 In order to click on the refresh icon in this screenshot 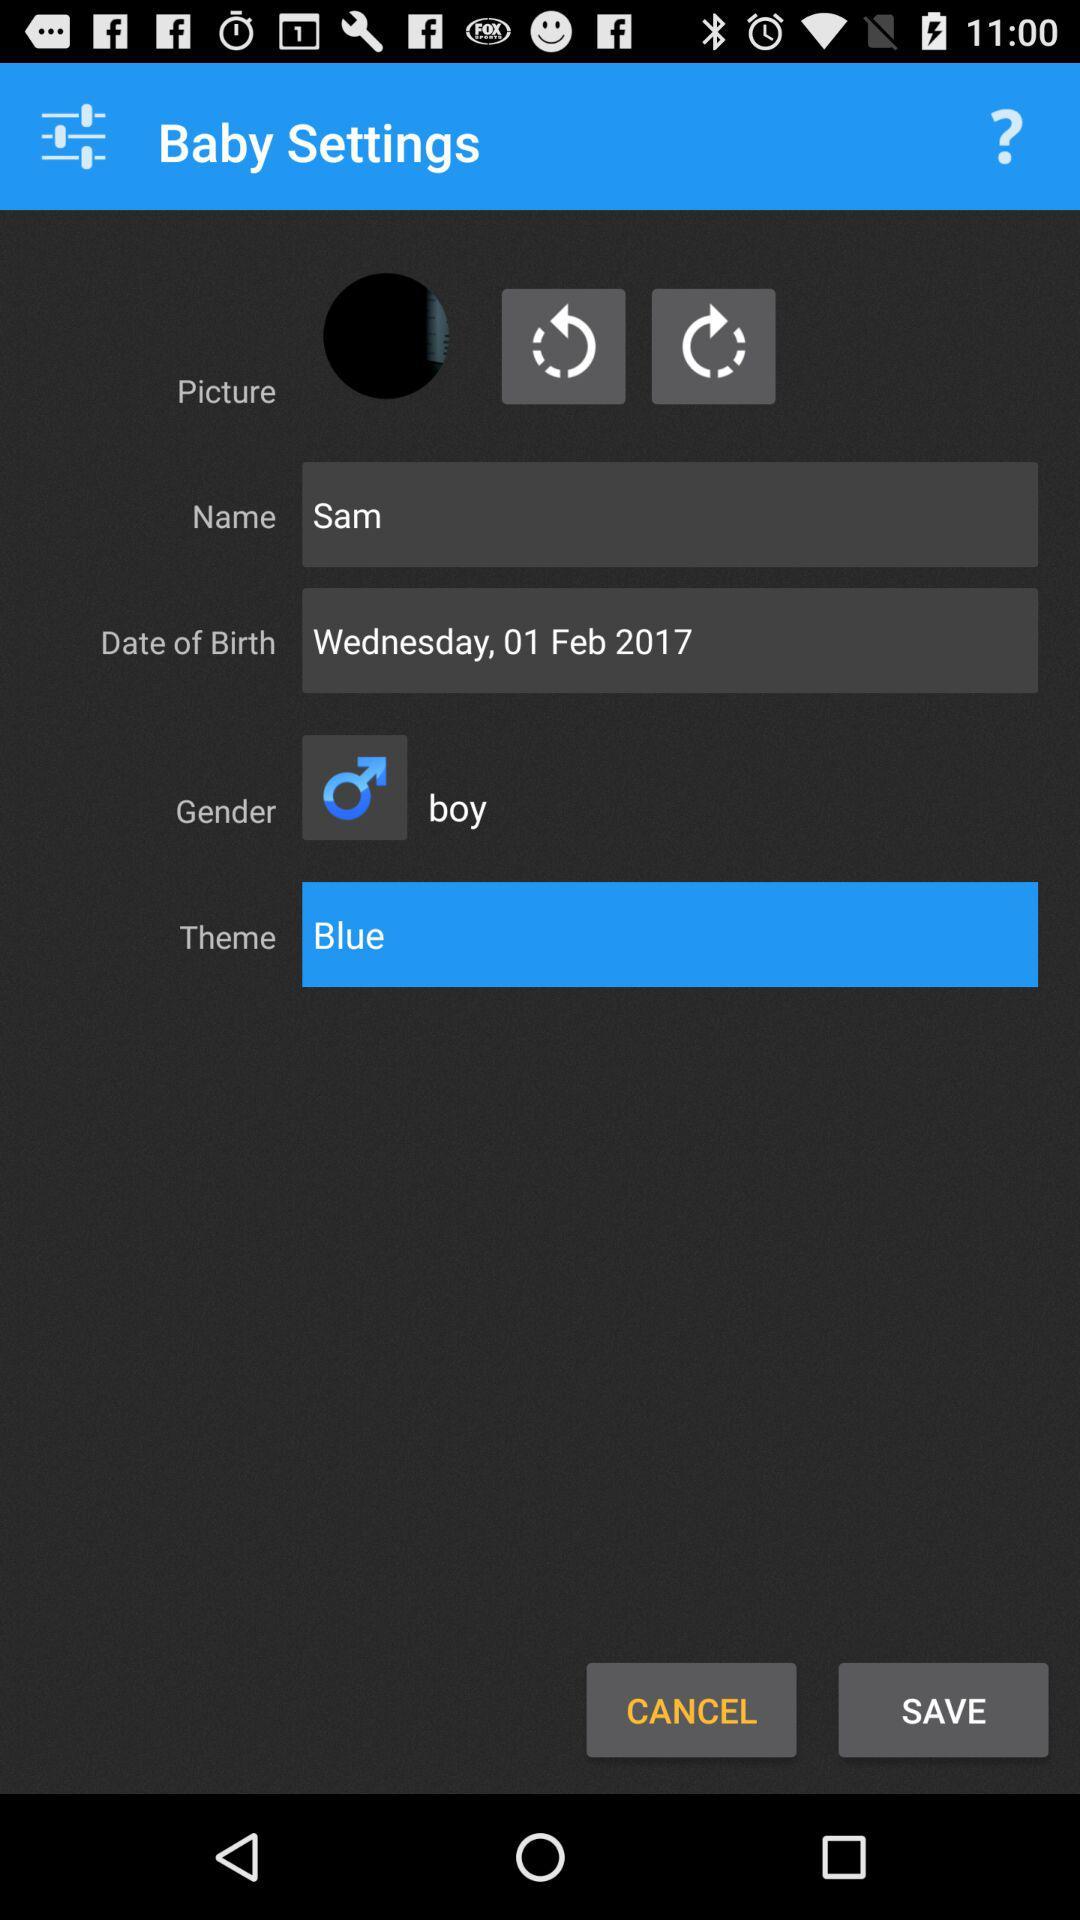, I will do `click(353, 842)`.